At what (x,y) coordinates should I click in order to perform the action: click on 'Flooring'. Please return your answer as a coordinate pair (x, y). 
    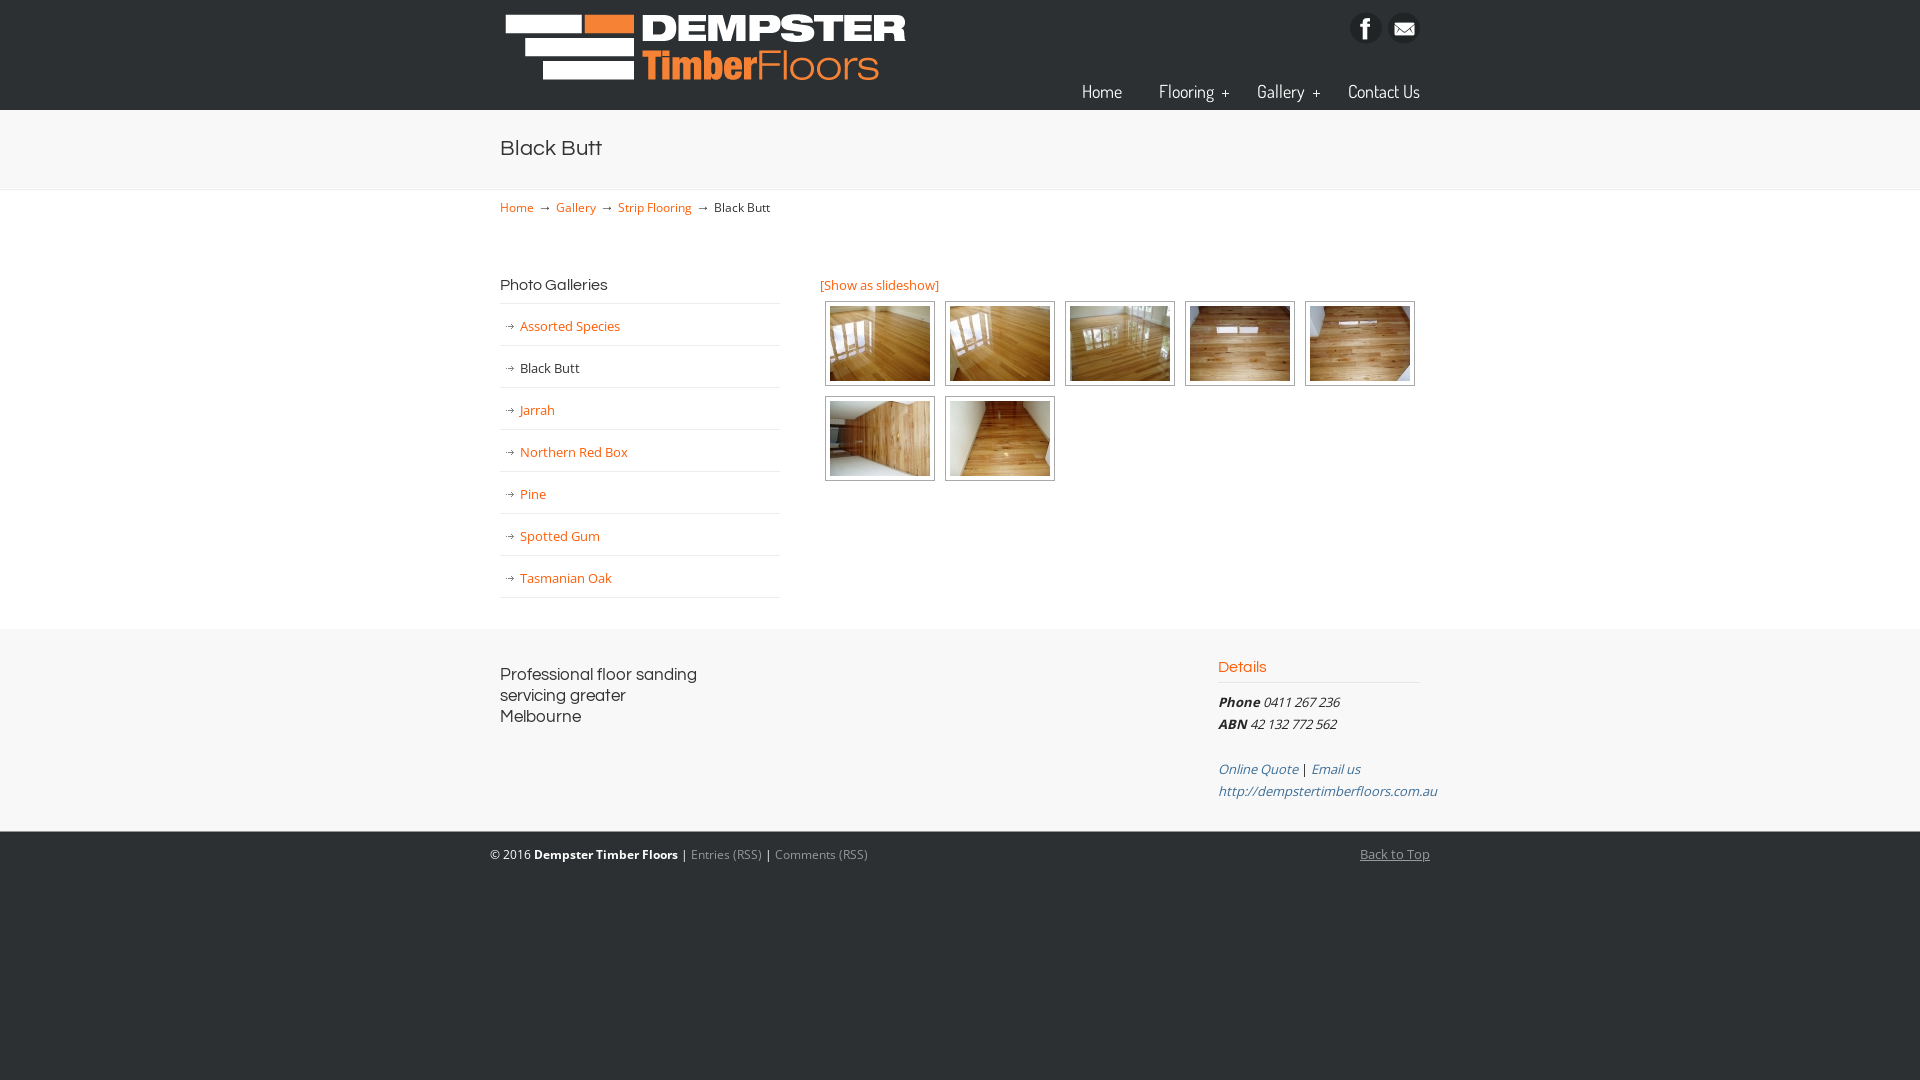
    Looking at the image, I should click on (1189, 91).